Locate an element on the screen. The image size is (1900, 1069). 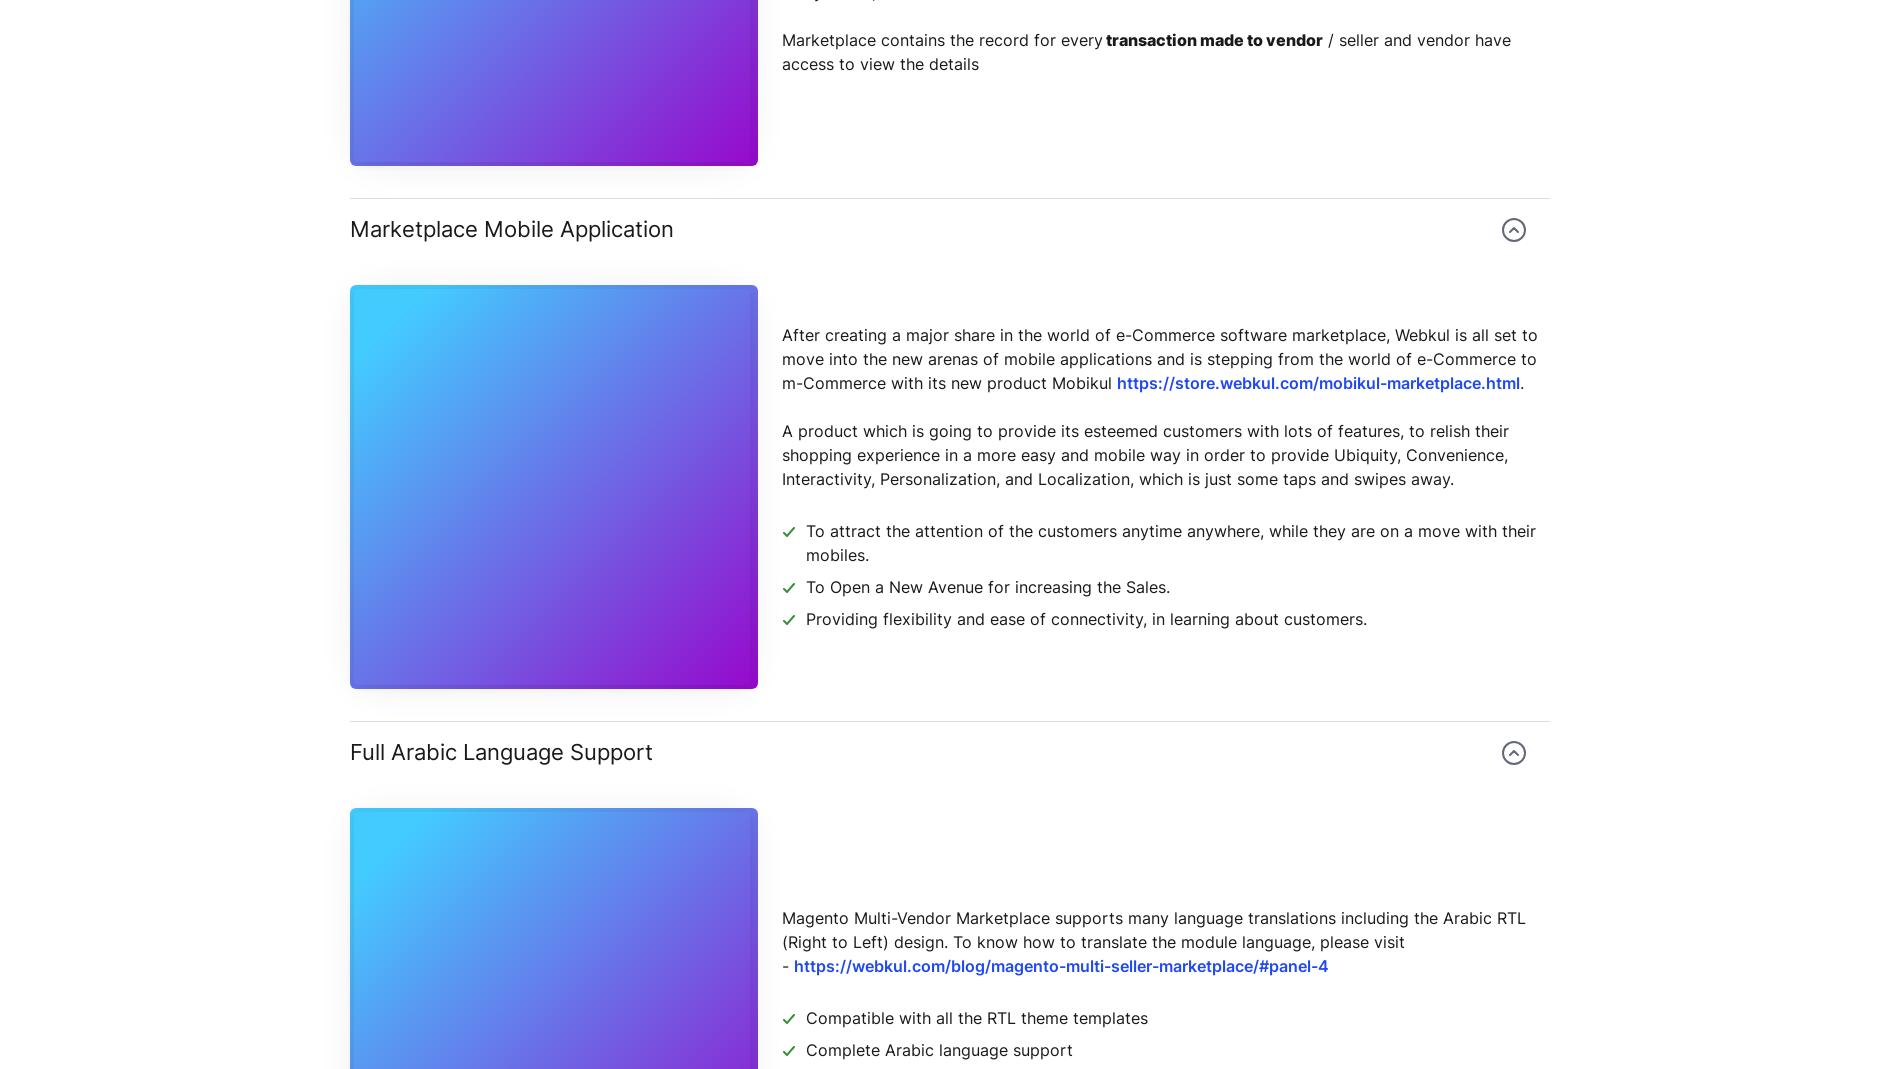
'Marketplace Mobile Application' is located at coordinates (512, 227).